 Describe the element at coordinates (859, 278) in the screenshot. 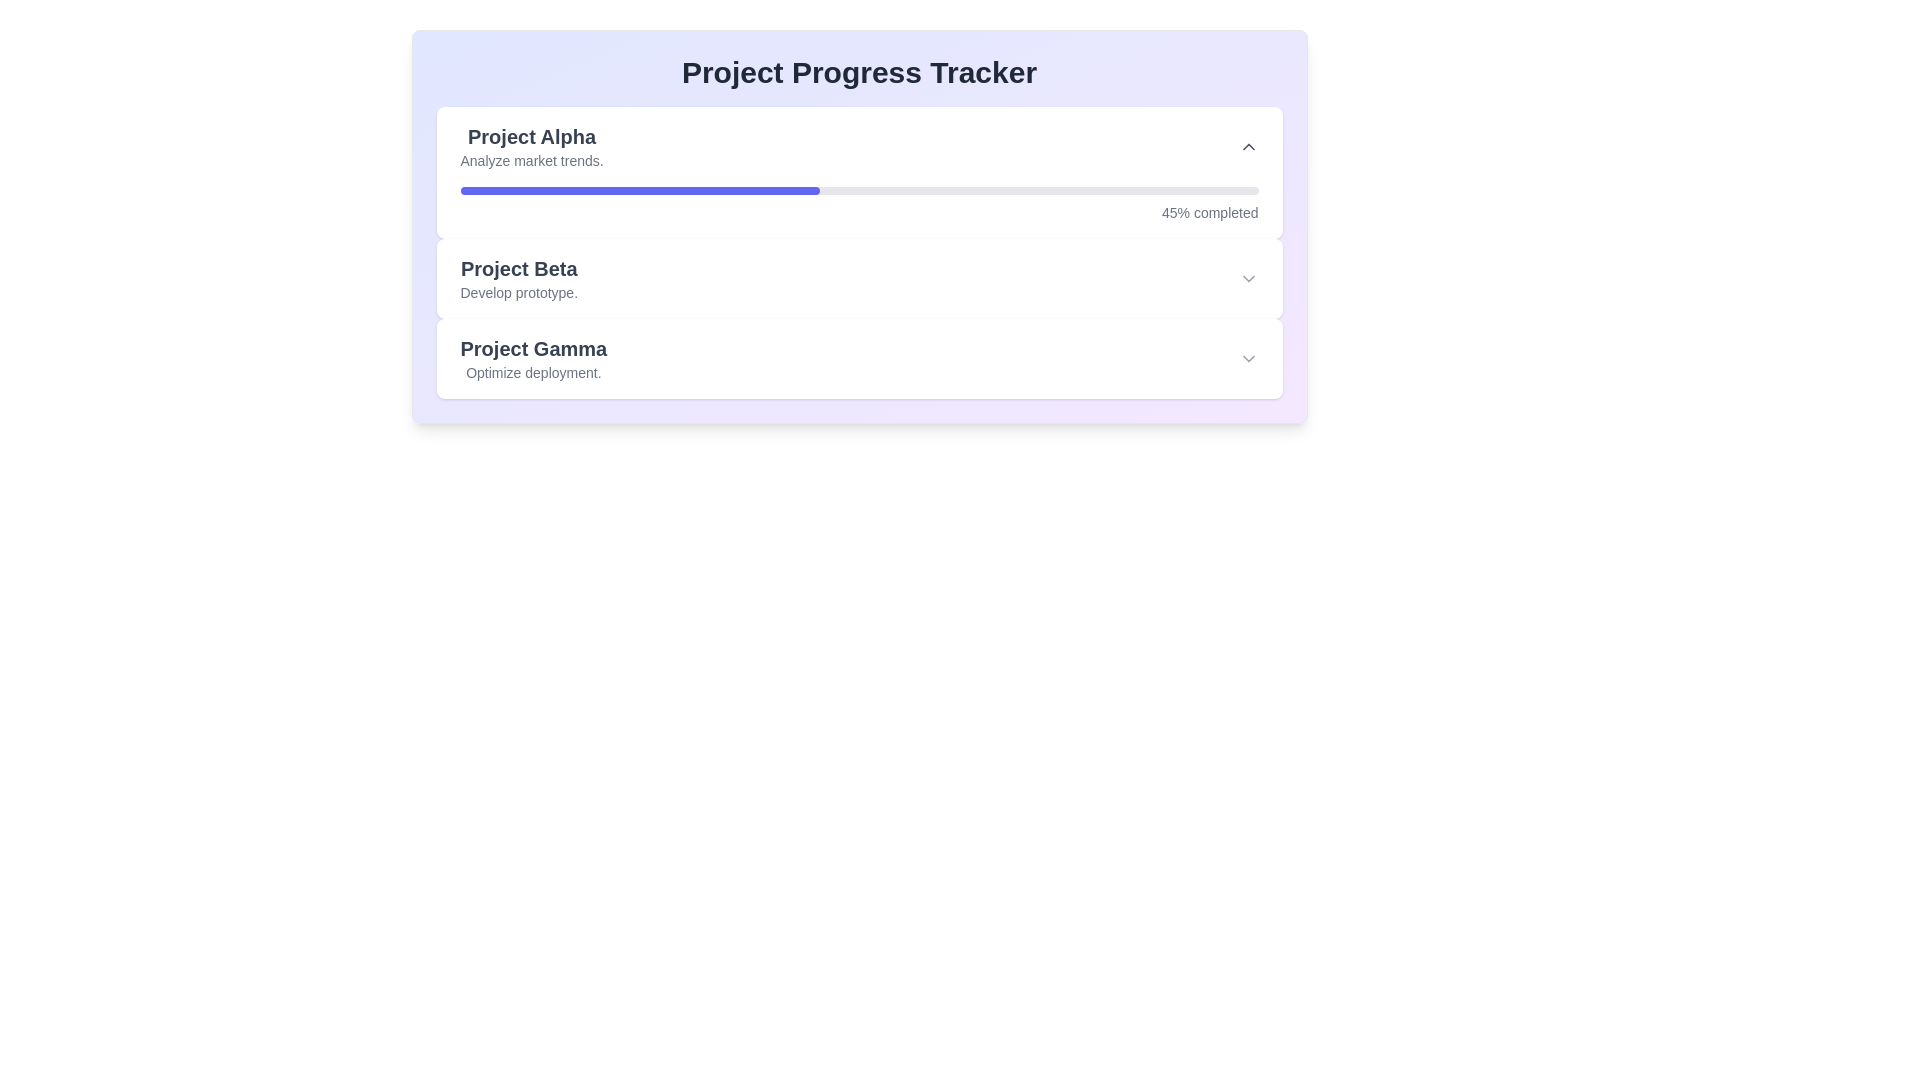

I see `the 'Project Beta' task item in the project tracker interface to expand additional details or perform related actions` at that location.